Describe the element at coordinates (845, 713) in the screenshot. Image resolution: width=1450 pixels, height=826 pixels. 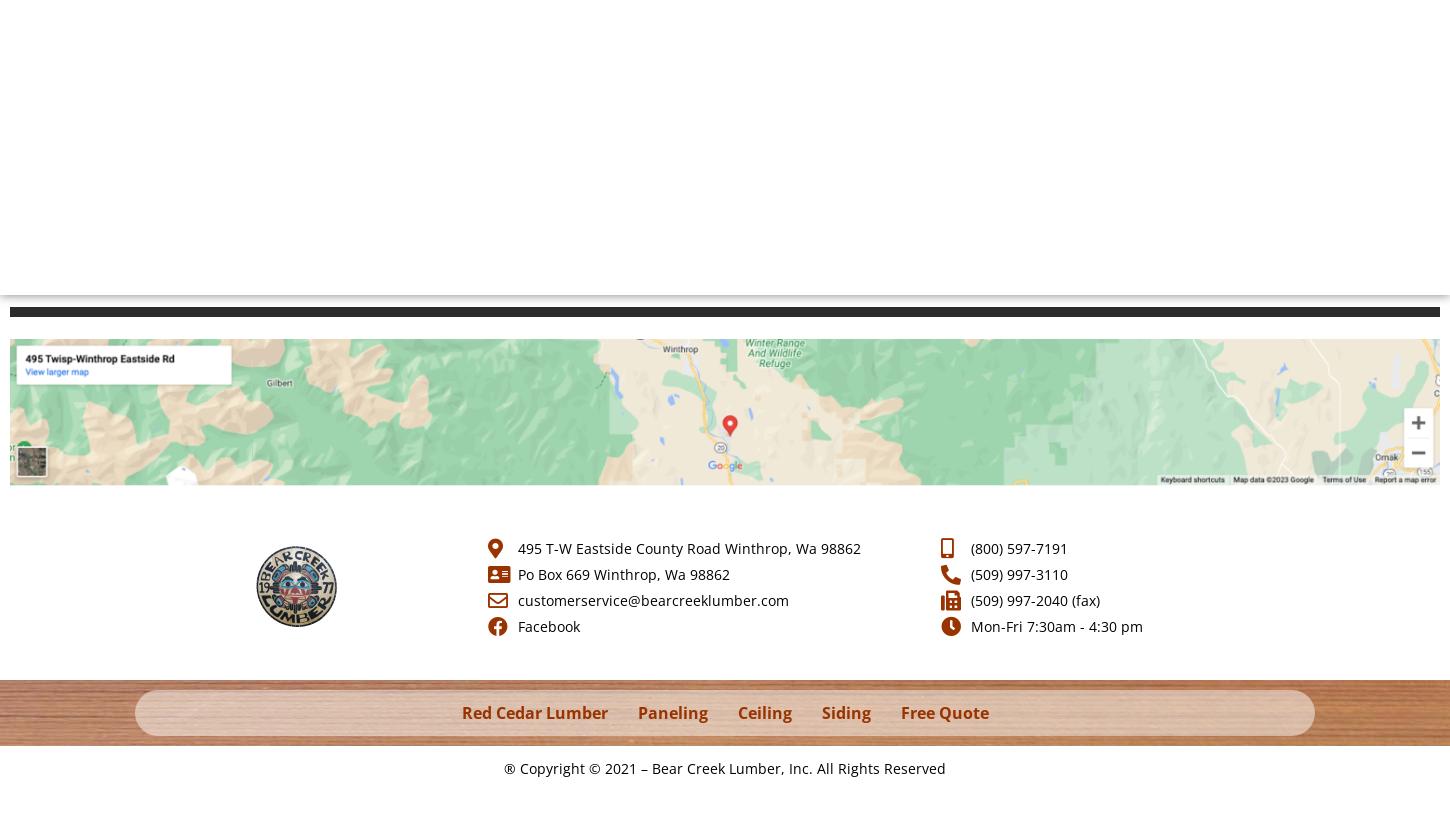
I see `'Siding'` at that location.